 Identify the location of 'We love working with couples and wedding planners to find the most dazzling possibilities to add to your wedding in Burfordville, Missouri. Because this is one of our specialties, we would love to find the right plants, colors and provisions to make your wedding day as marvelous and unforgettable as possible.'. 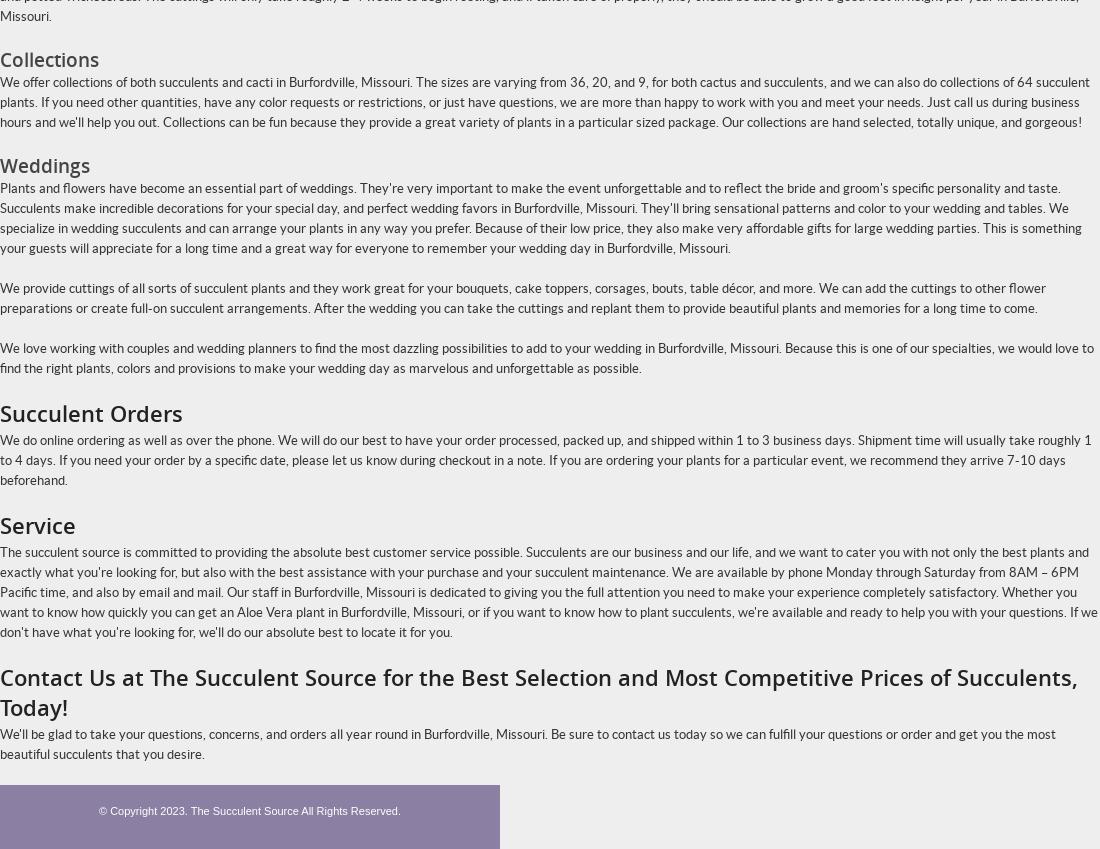
(547, 358).